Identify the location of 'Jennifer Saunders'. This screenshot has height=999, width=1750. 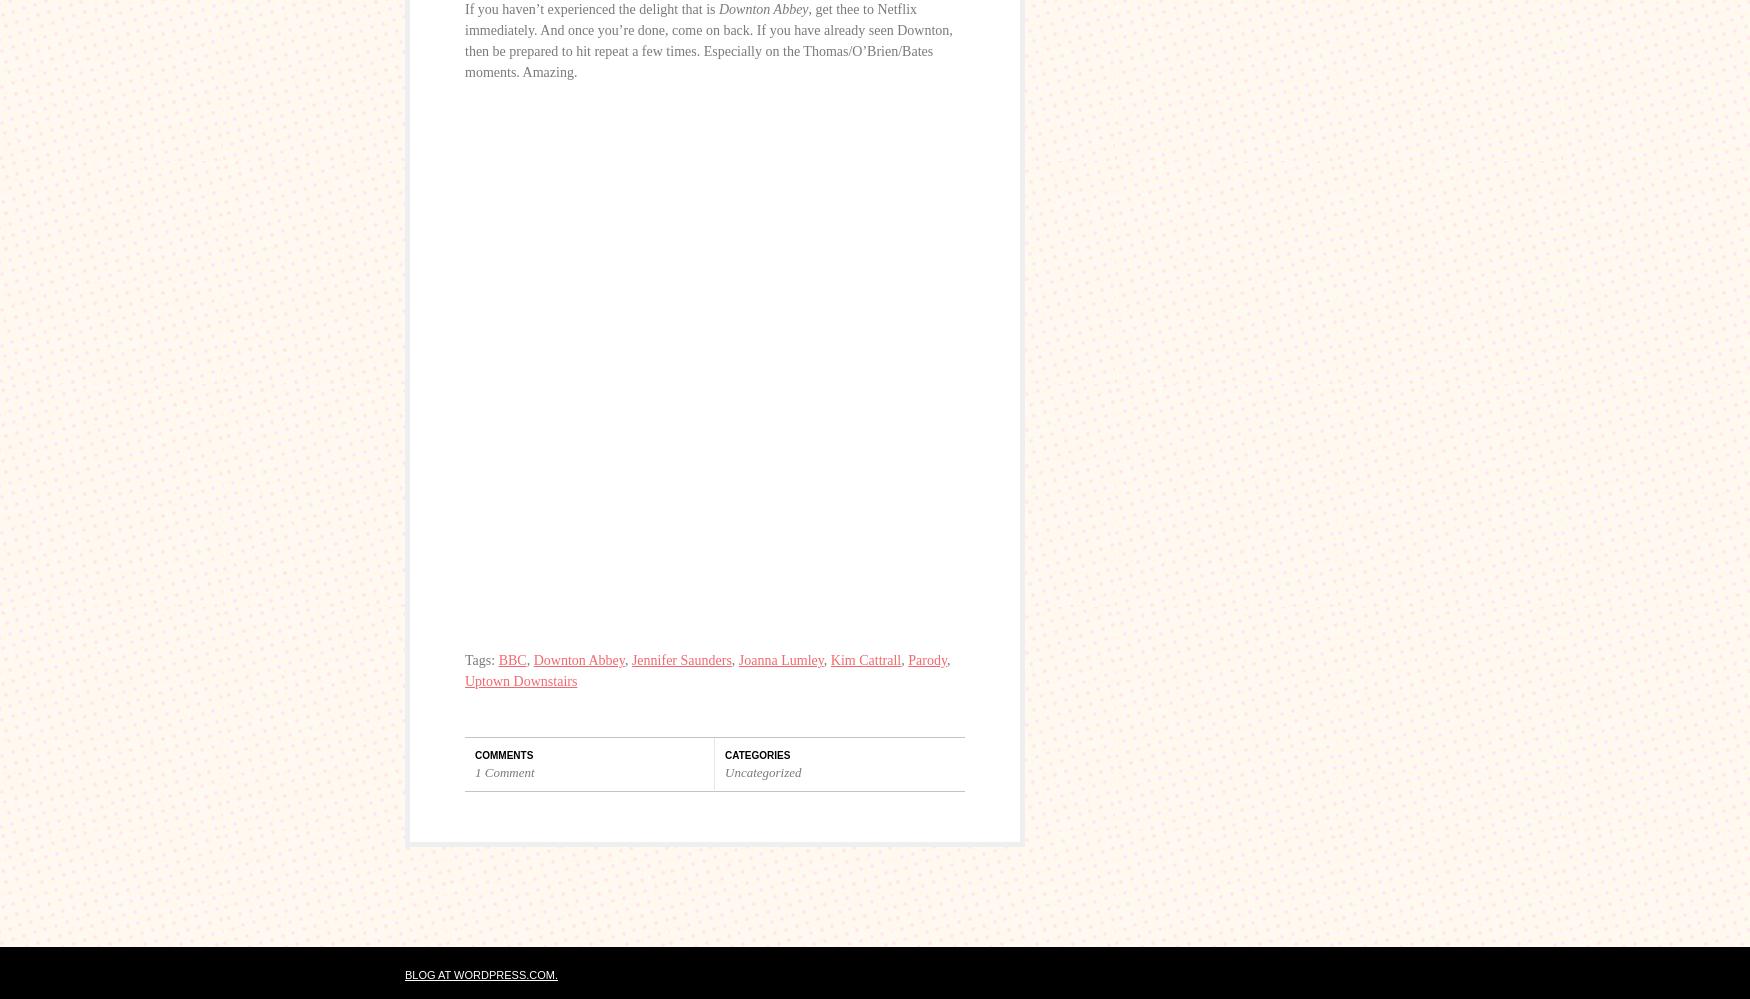
(679, 659).